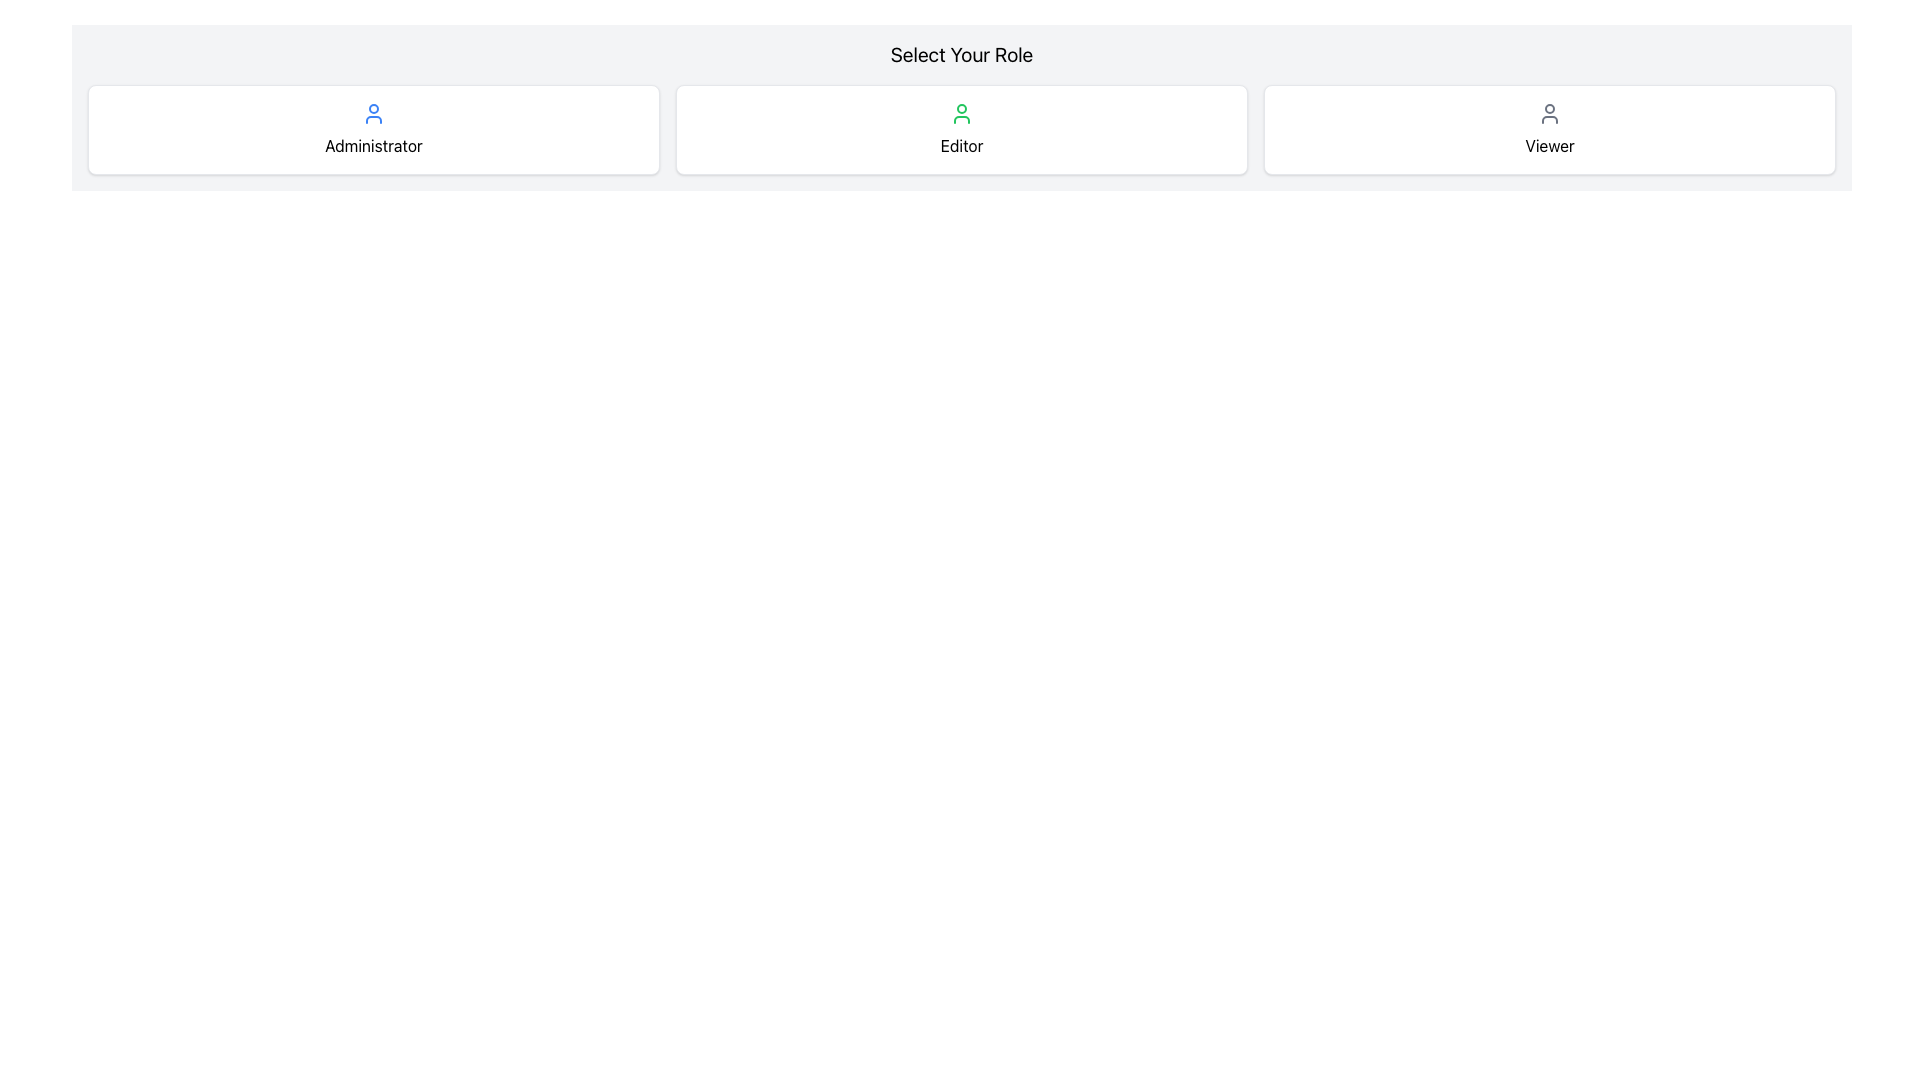  What do you see at coordinates (1549, 114) in the screenshot?
I see `the 'Viewer' role icon located on the far right of the 'Select Your Role' section, above the text 'Viewer'` at bounding box center [1549, 114].